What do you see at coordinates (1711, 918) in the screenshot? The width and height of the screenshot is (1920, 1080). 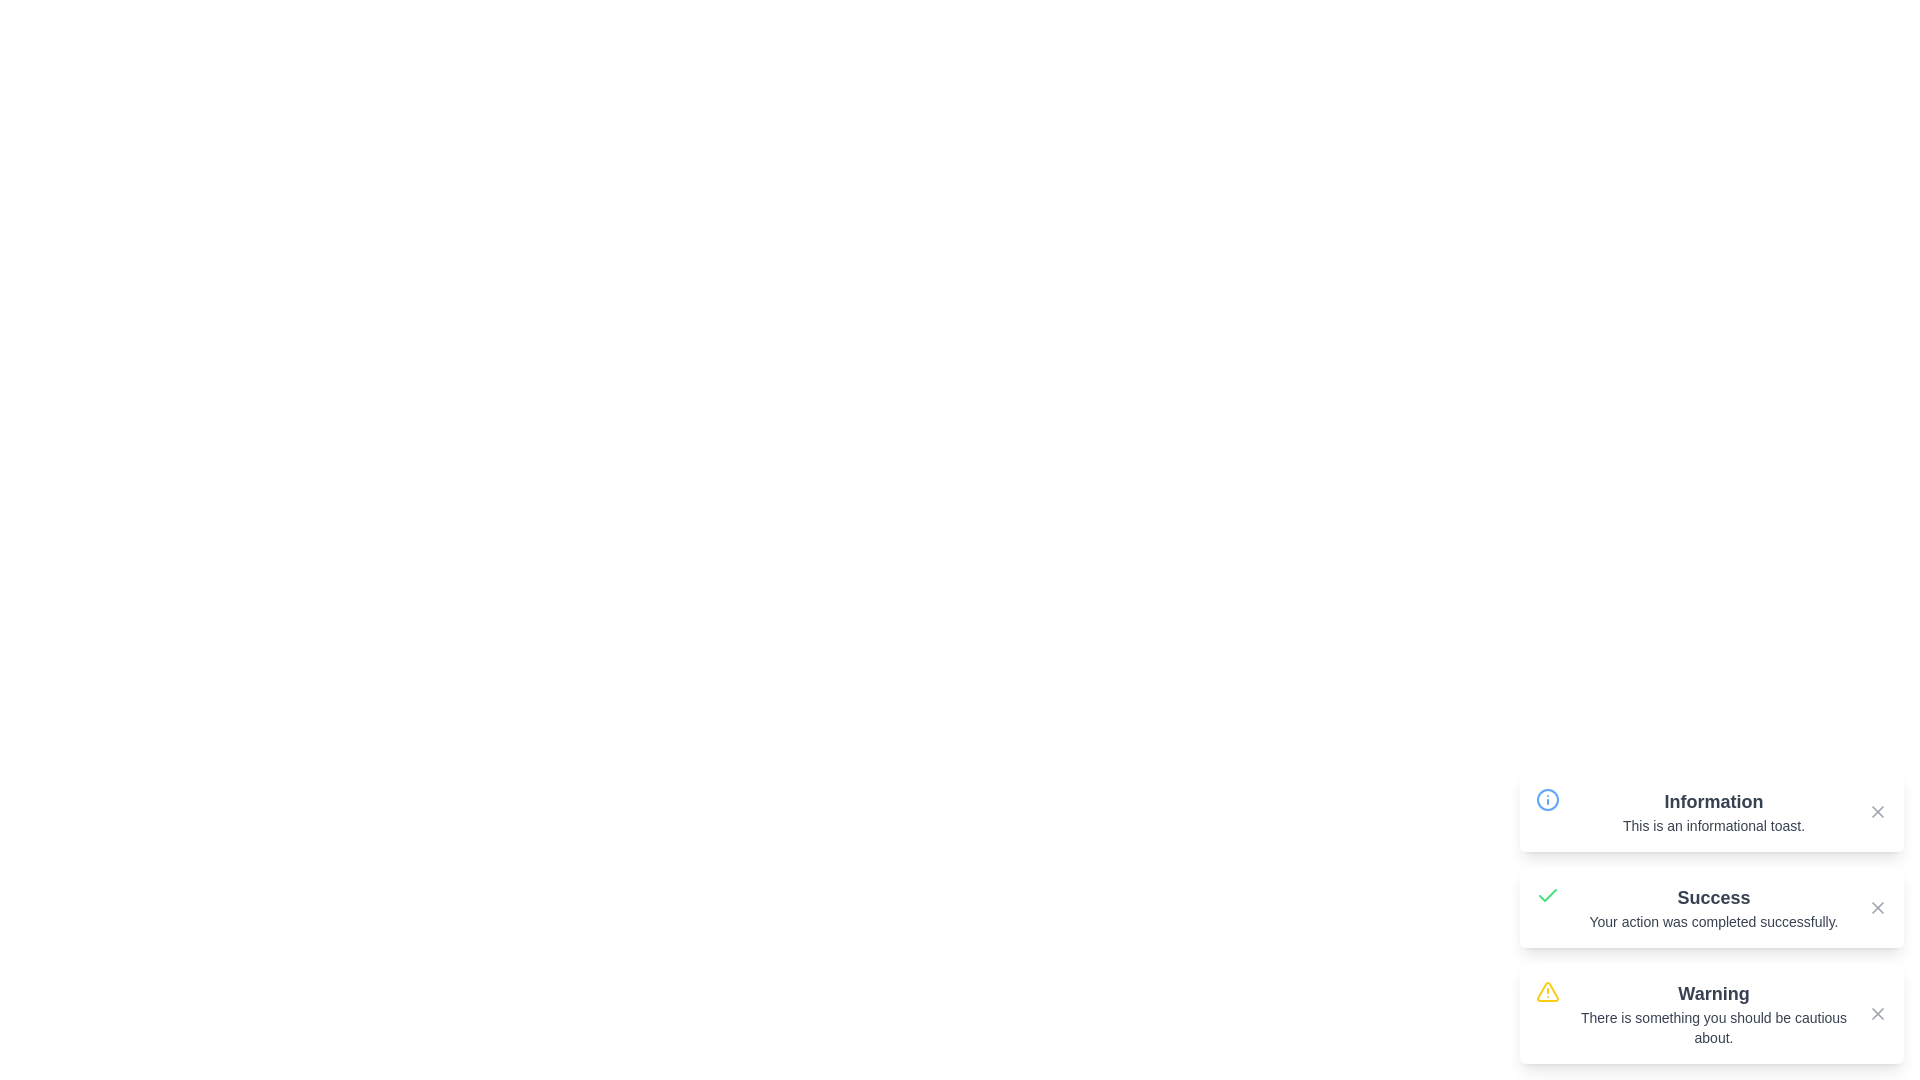 I see `message from the Notification toast that indicates success, which displays 'Your action was completed successfully.'` at bounding box center [1711, 918].